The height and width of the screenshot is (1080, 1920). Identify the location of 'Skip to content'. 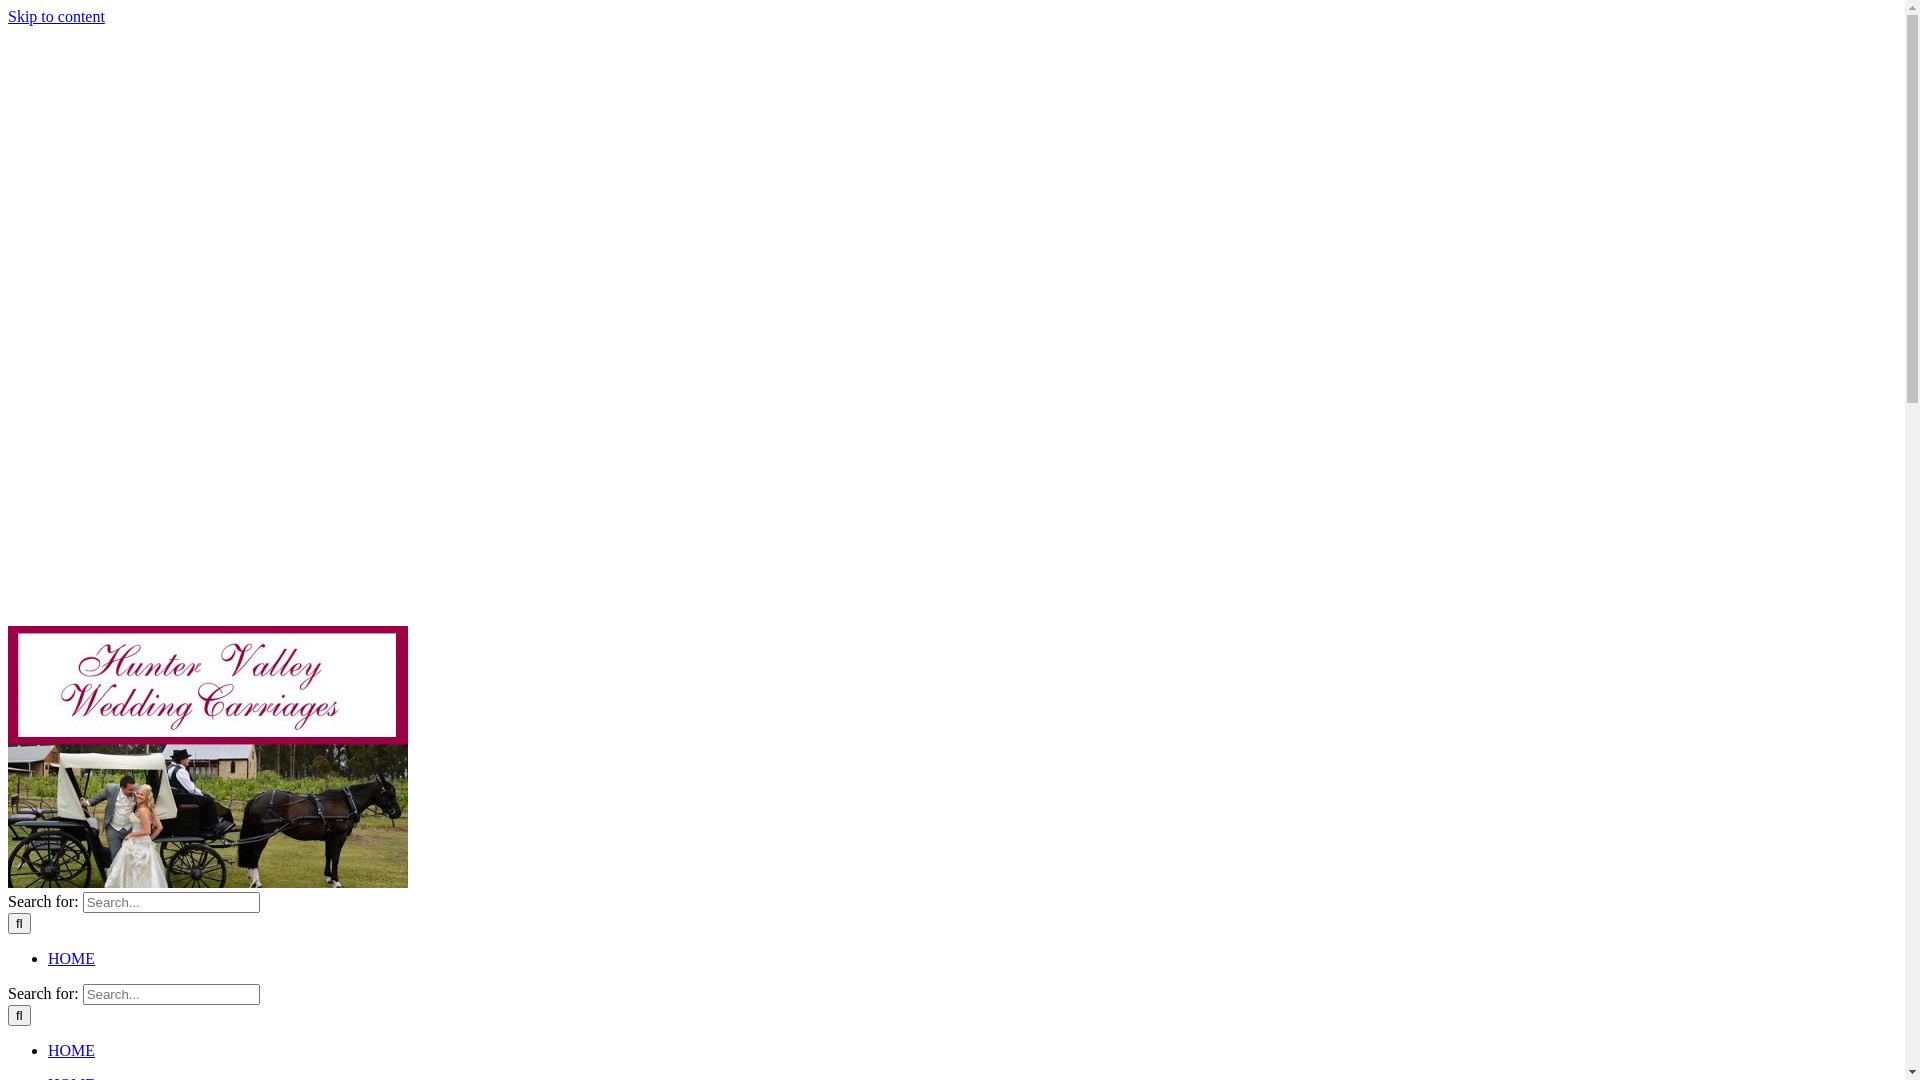
(8, 16).